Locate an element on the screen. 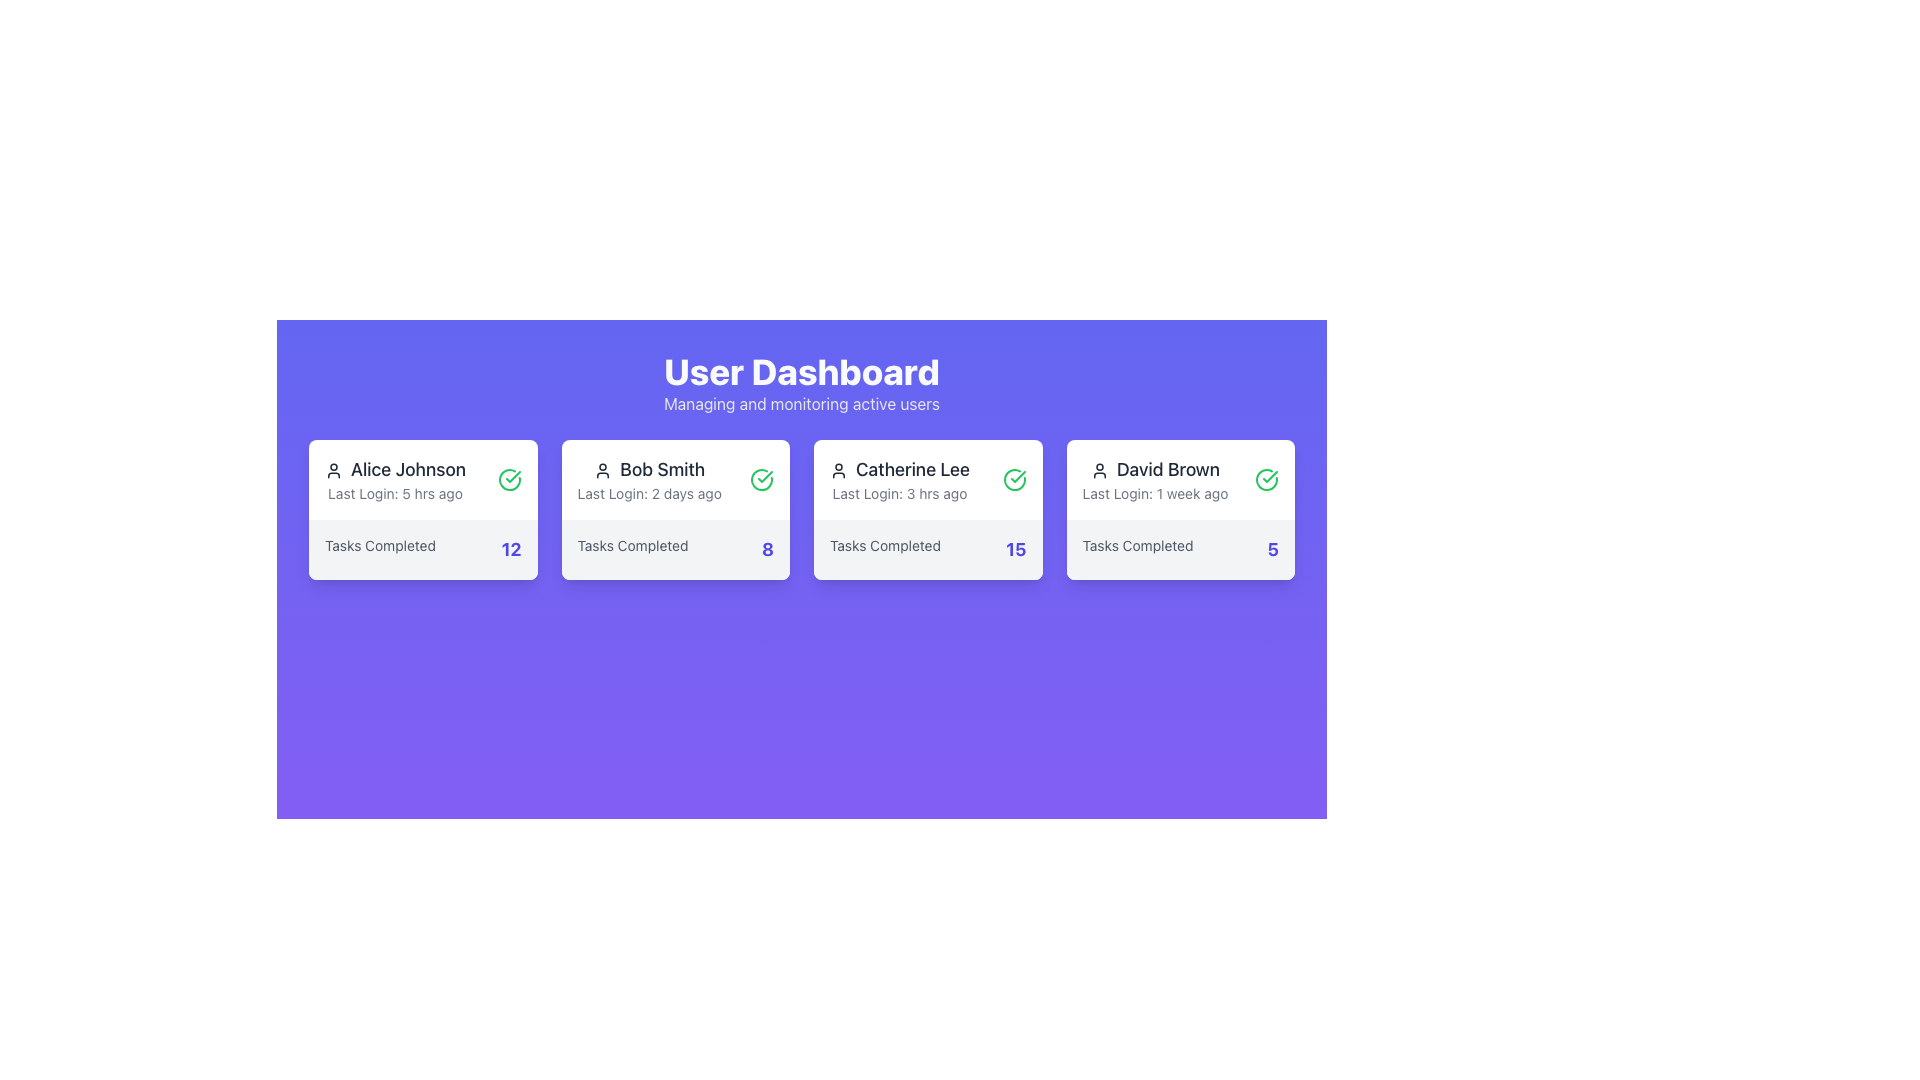 This screenshot has width=1920, height=1080. the text display with the user profile icon that shows 'Bob Smith' and 'Last Login: 2 days ago' in the second card of the dashboard is located at coordinates (649, 479).